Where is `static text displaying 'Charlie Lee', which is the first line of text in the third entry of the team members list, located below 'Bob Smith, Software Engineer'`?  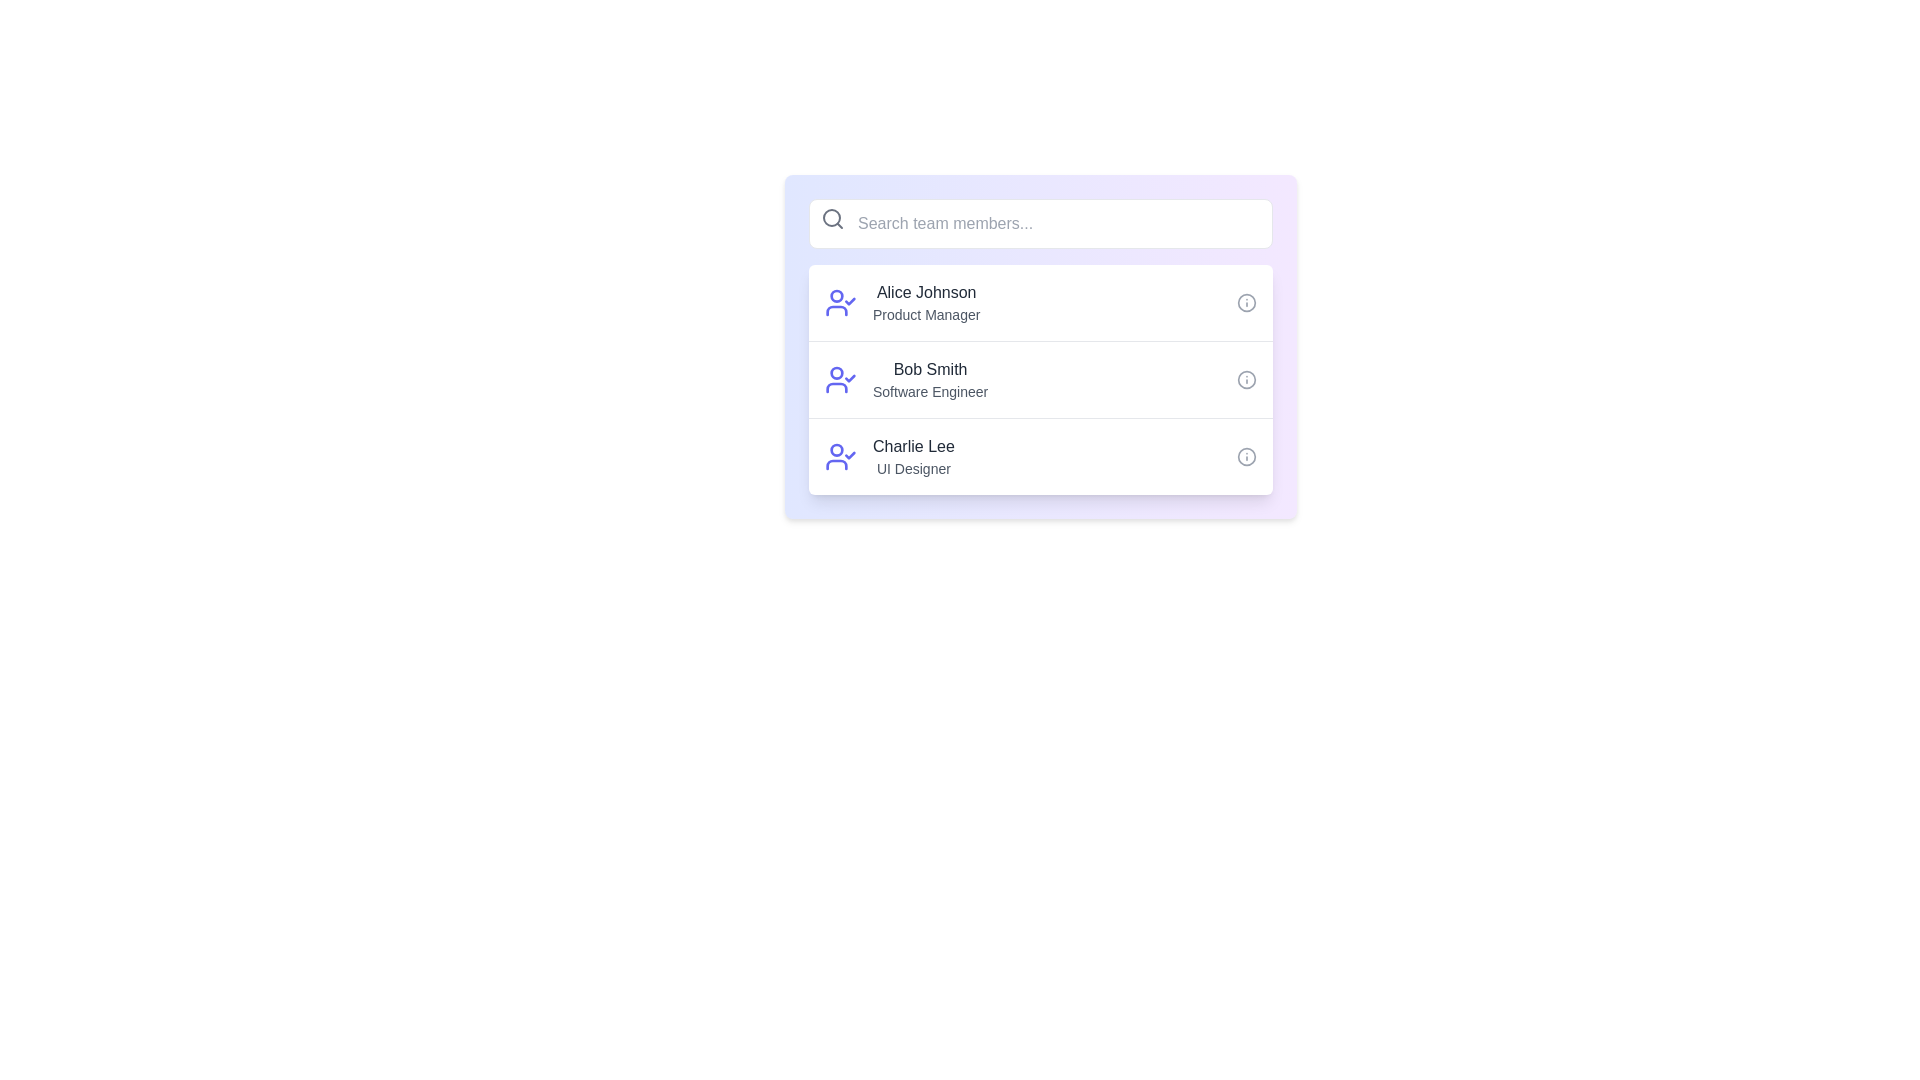
static text displaying 'Charlie Lee', which is the first line of text in the third entry of the team members list, located below 'Bob Smith, Software Engineer' is located at coordinates (912, 446).